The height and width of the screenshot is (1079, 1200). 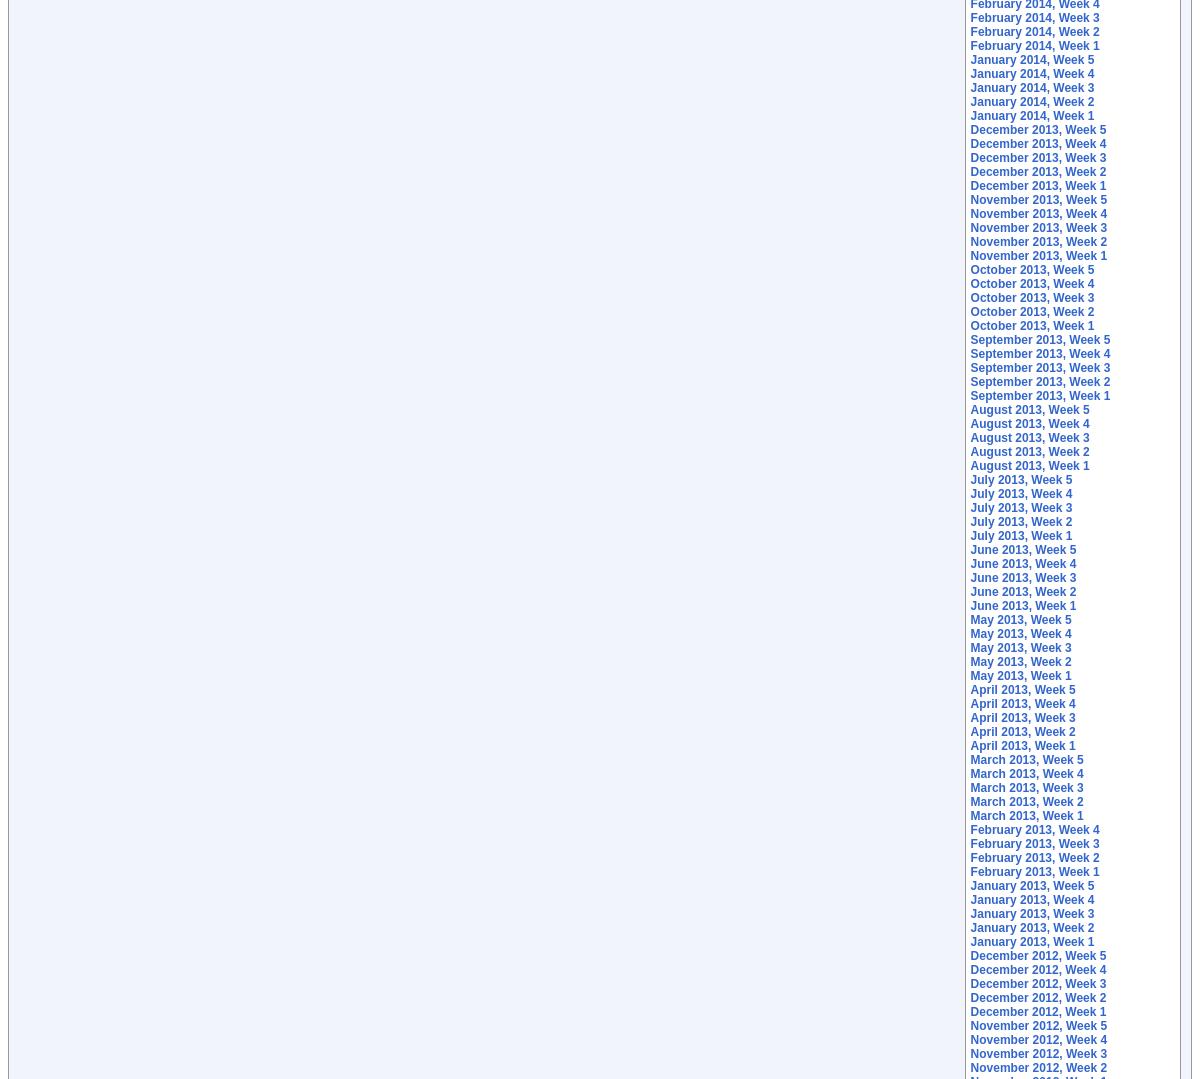 What do you see at coordinates (1032, 884) in the screenshot?
I see `'January 2013, Week 5'` at bounding box center [1032, 884].